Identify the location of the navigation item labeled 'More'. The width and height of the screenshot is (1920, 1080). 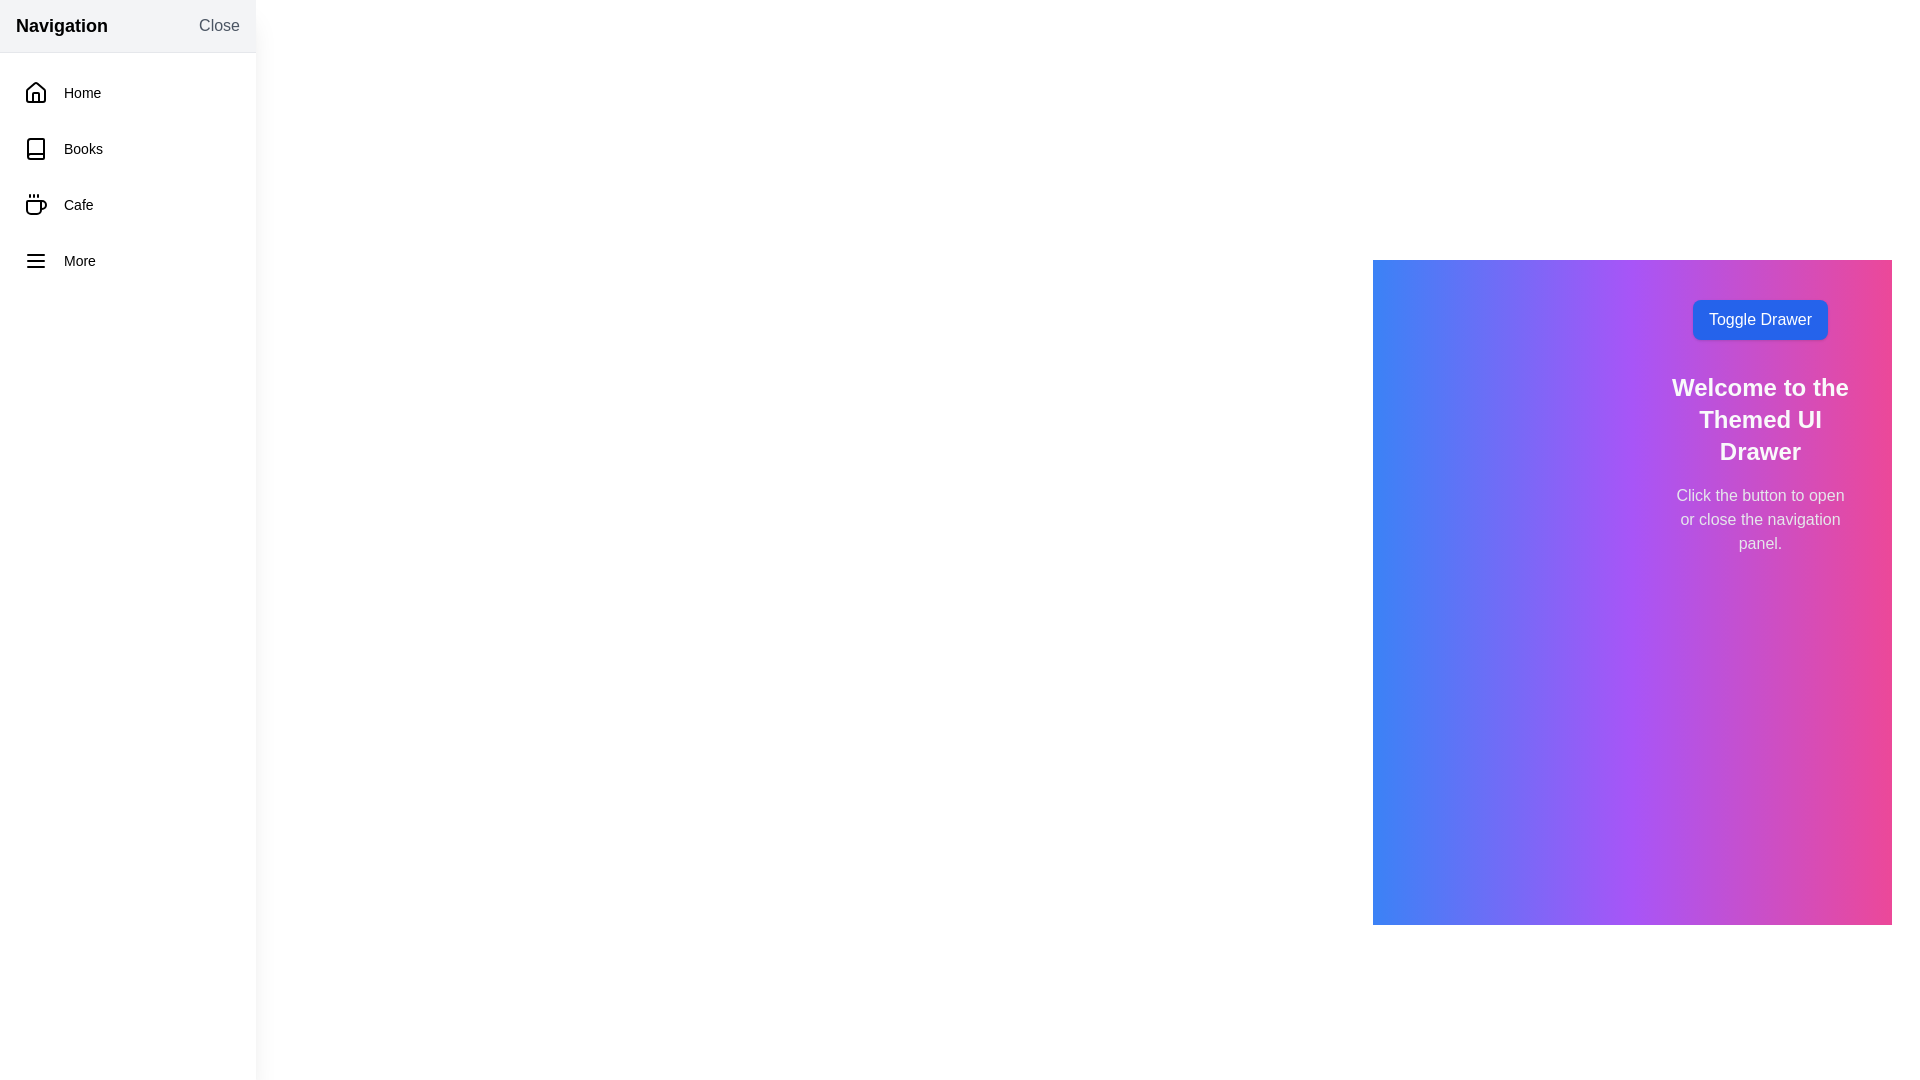
(127, 260).